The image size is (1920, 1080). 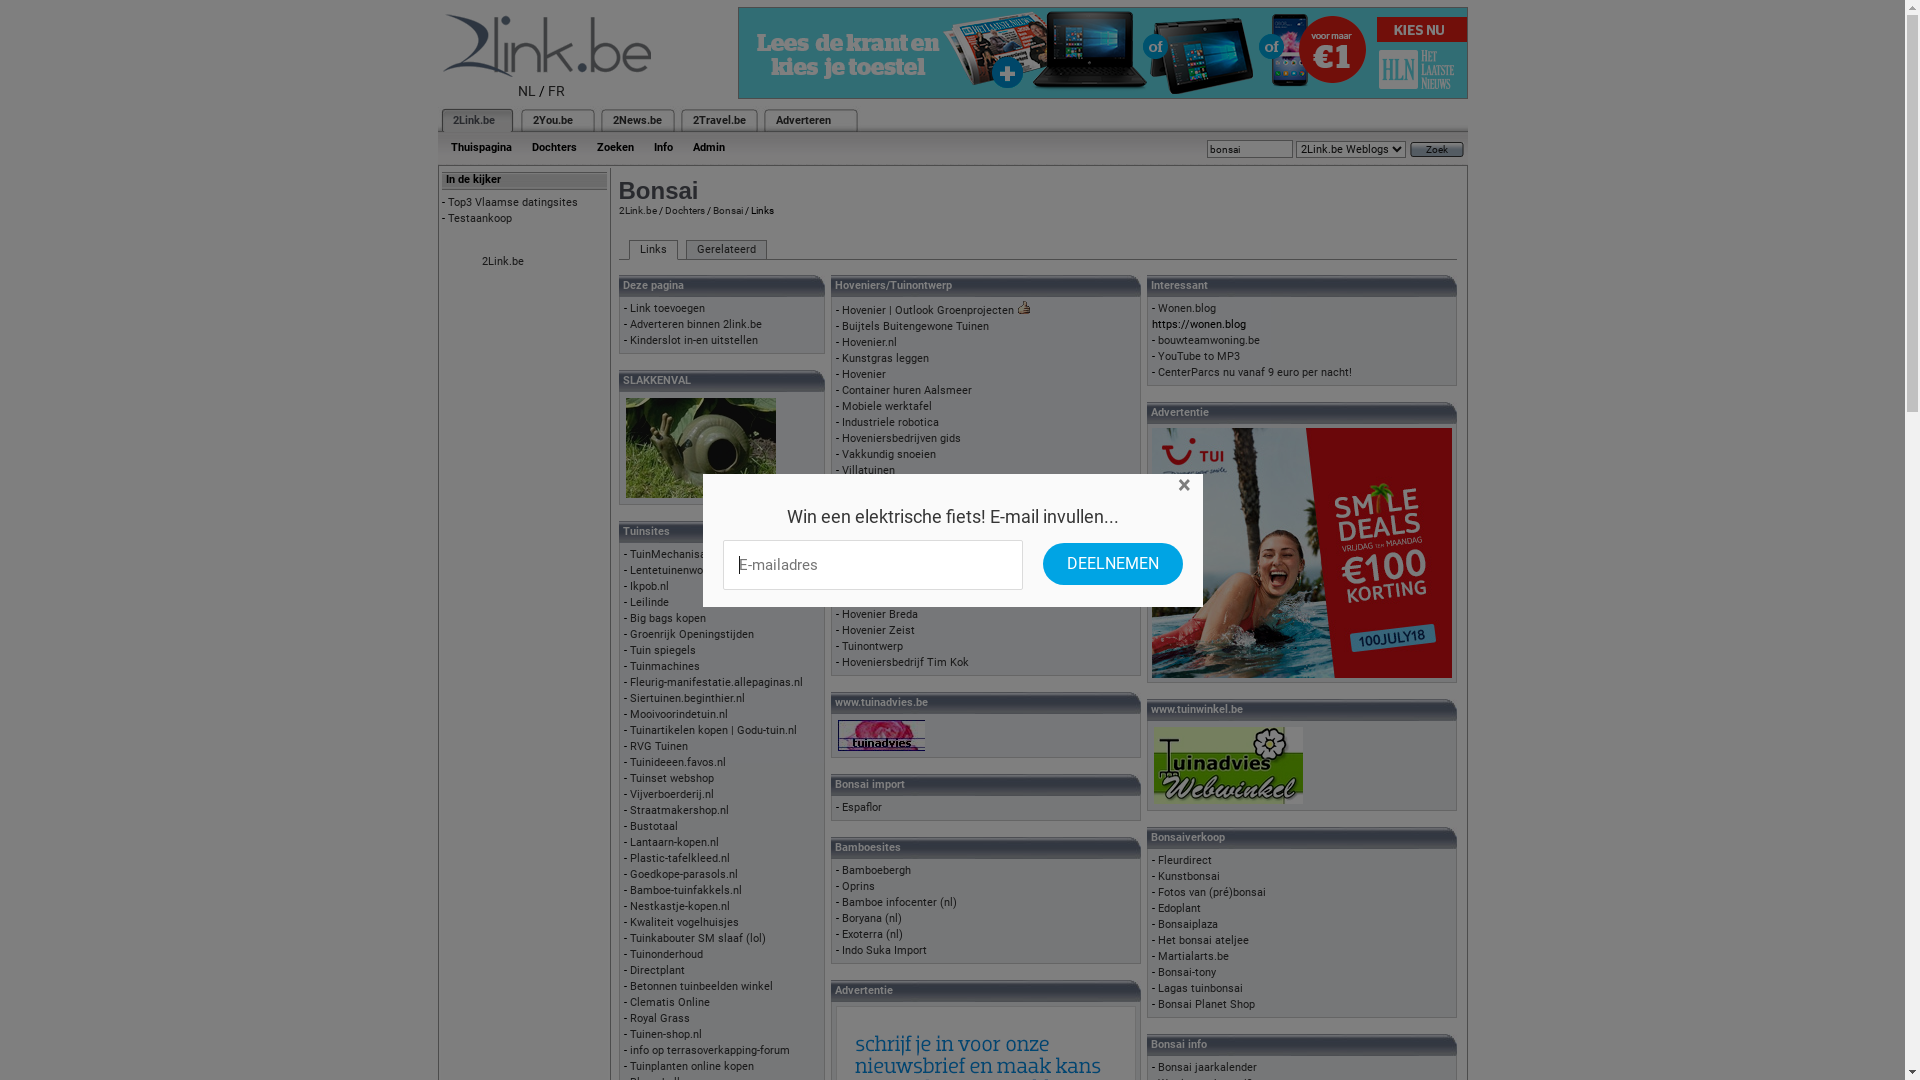 I want to click on 'Kunstgras leggen', so click(x=884, y=357).